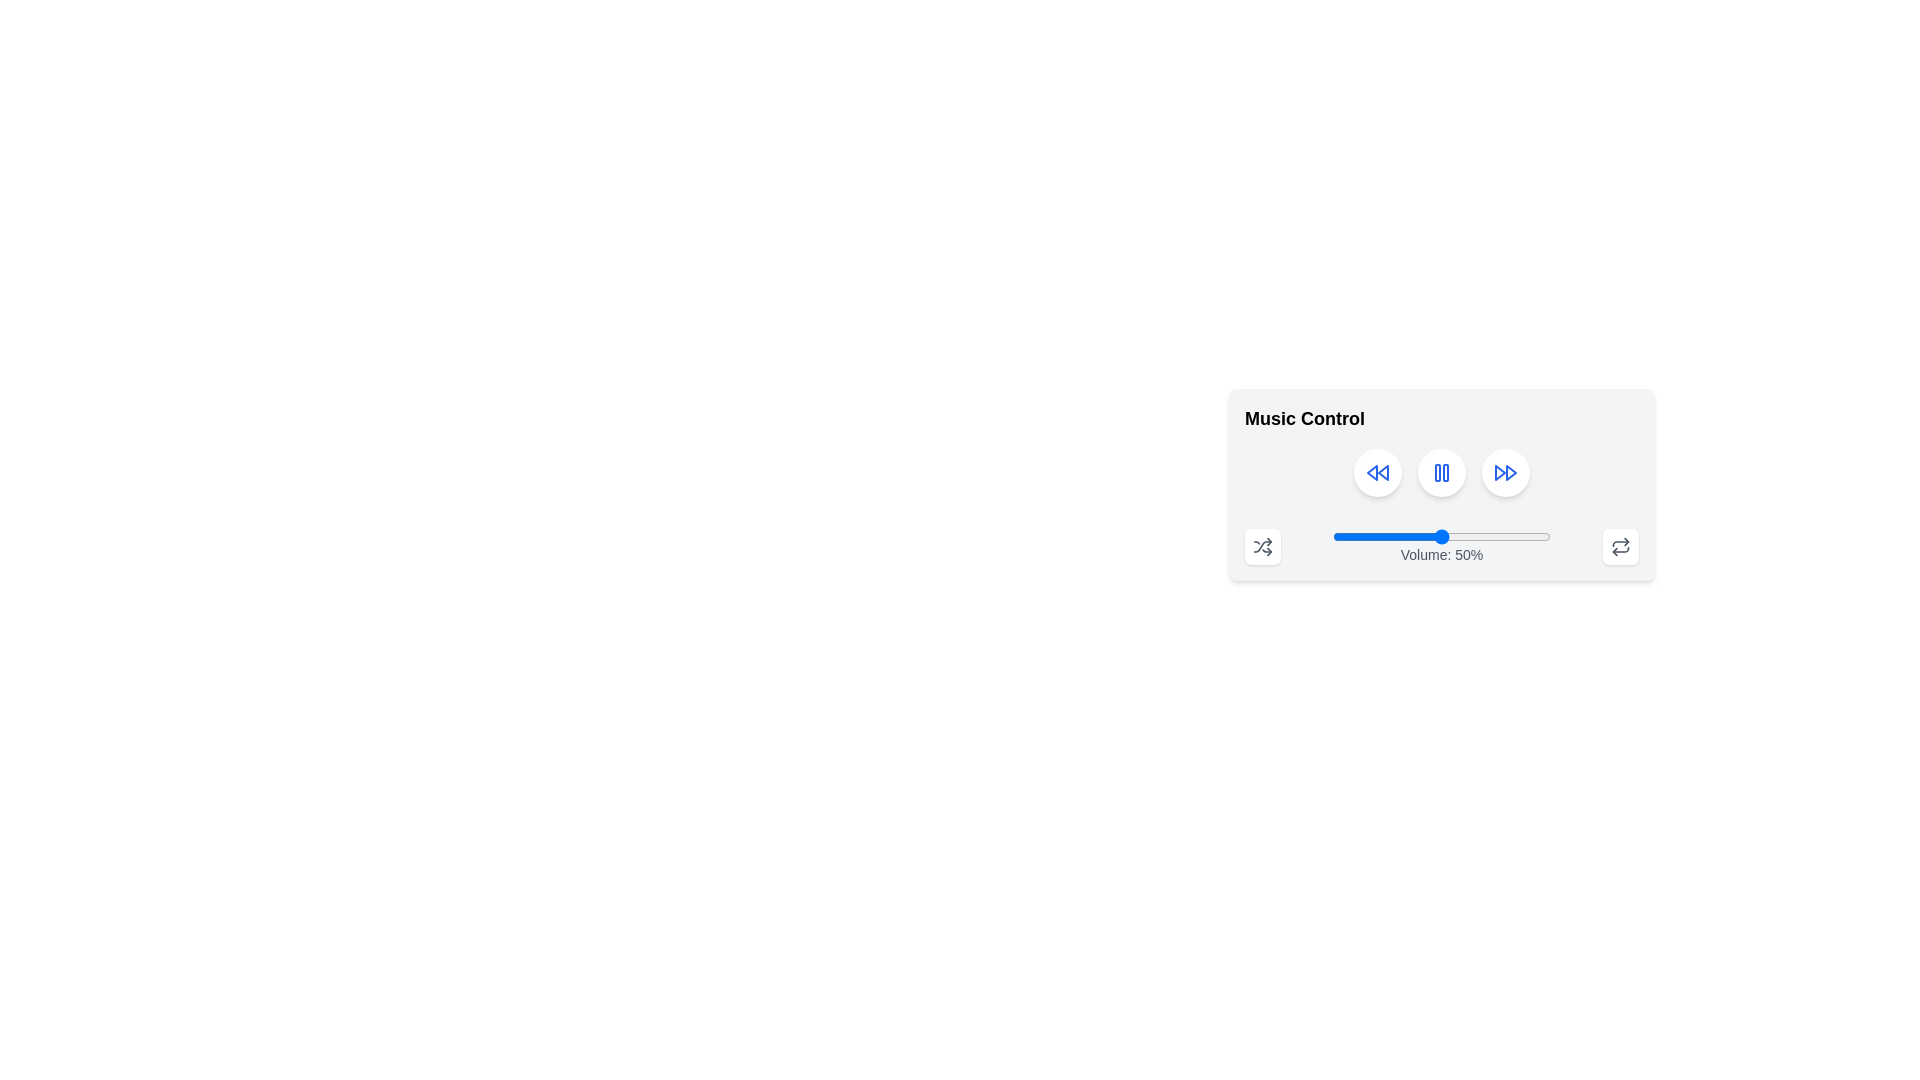 The height and width of the screenshot is (1080, 1920). I want to click on the blue vertical rectangle with rounded corners that is part of the pause button on the music control interface, so click(1445, 473).